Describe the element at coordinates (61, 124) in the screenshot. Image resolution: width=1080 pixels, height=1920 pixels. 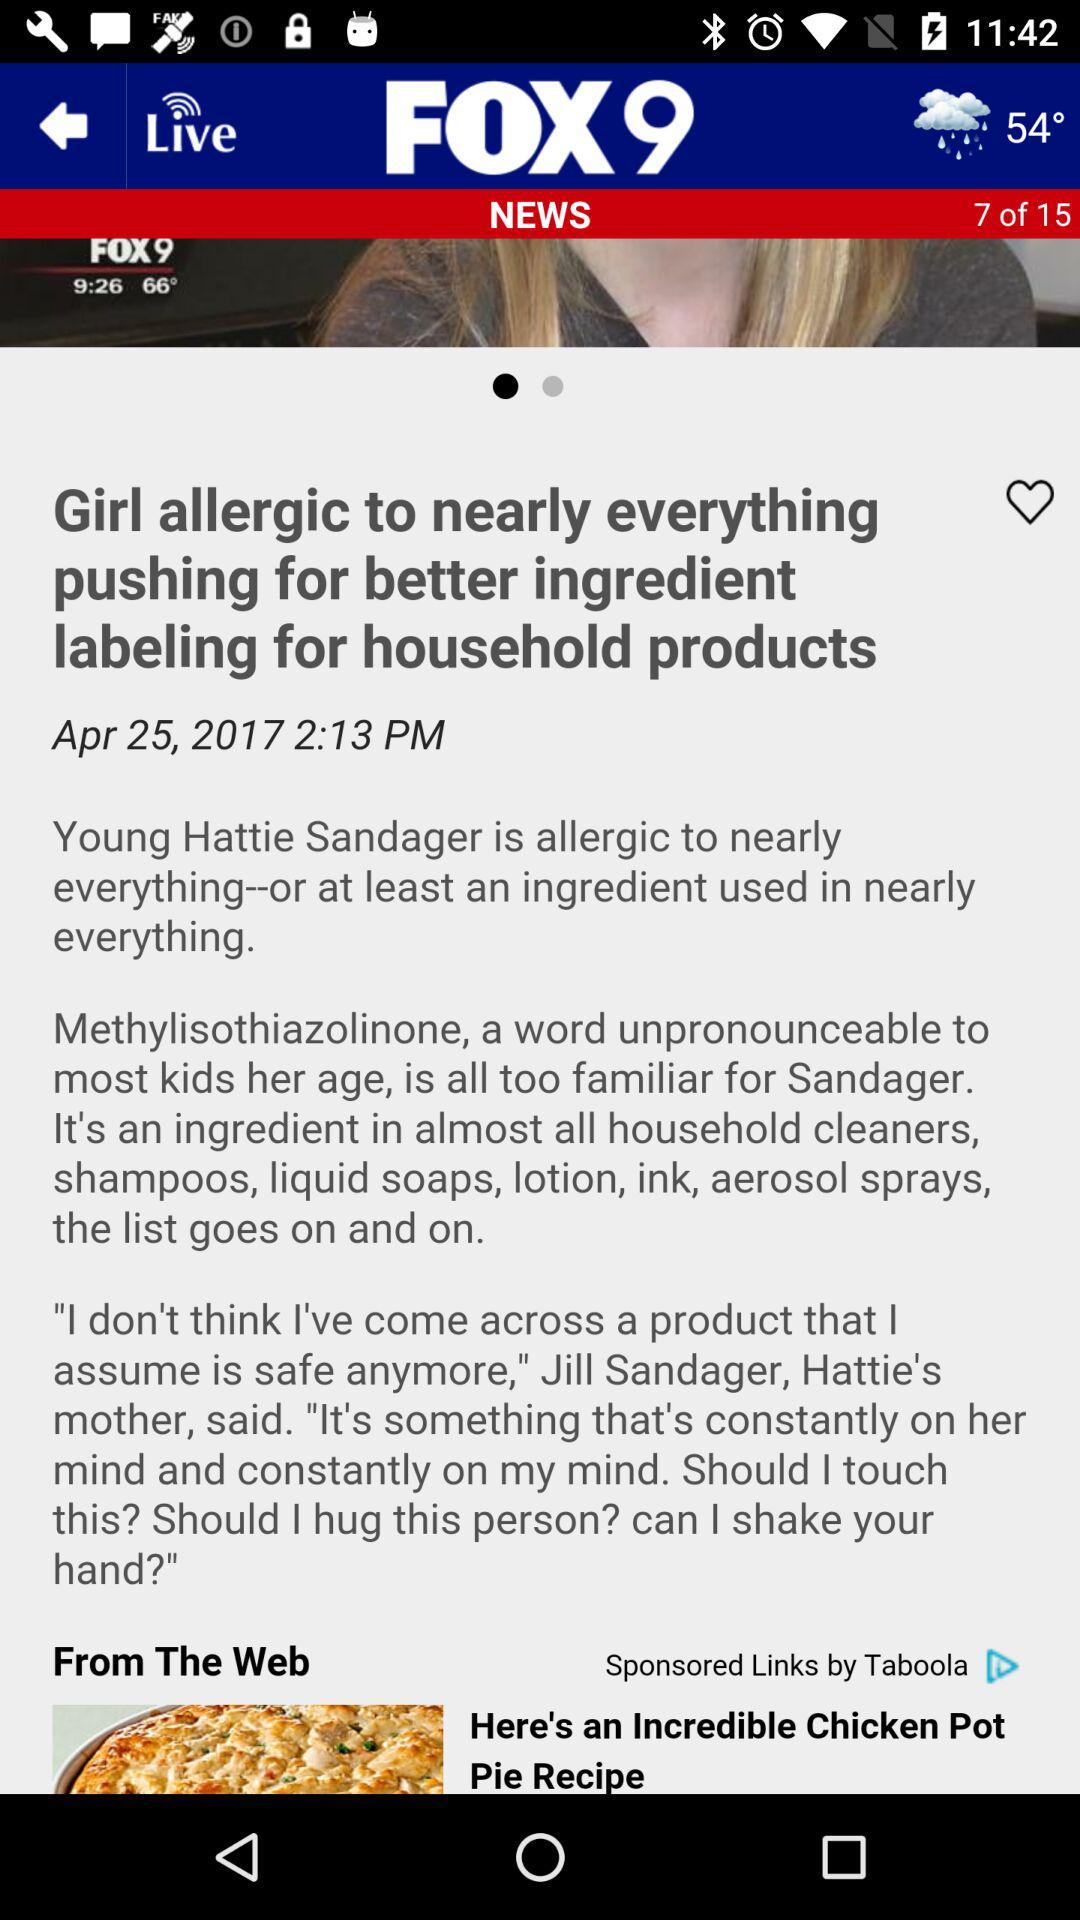
I see `goes back` at that location.